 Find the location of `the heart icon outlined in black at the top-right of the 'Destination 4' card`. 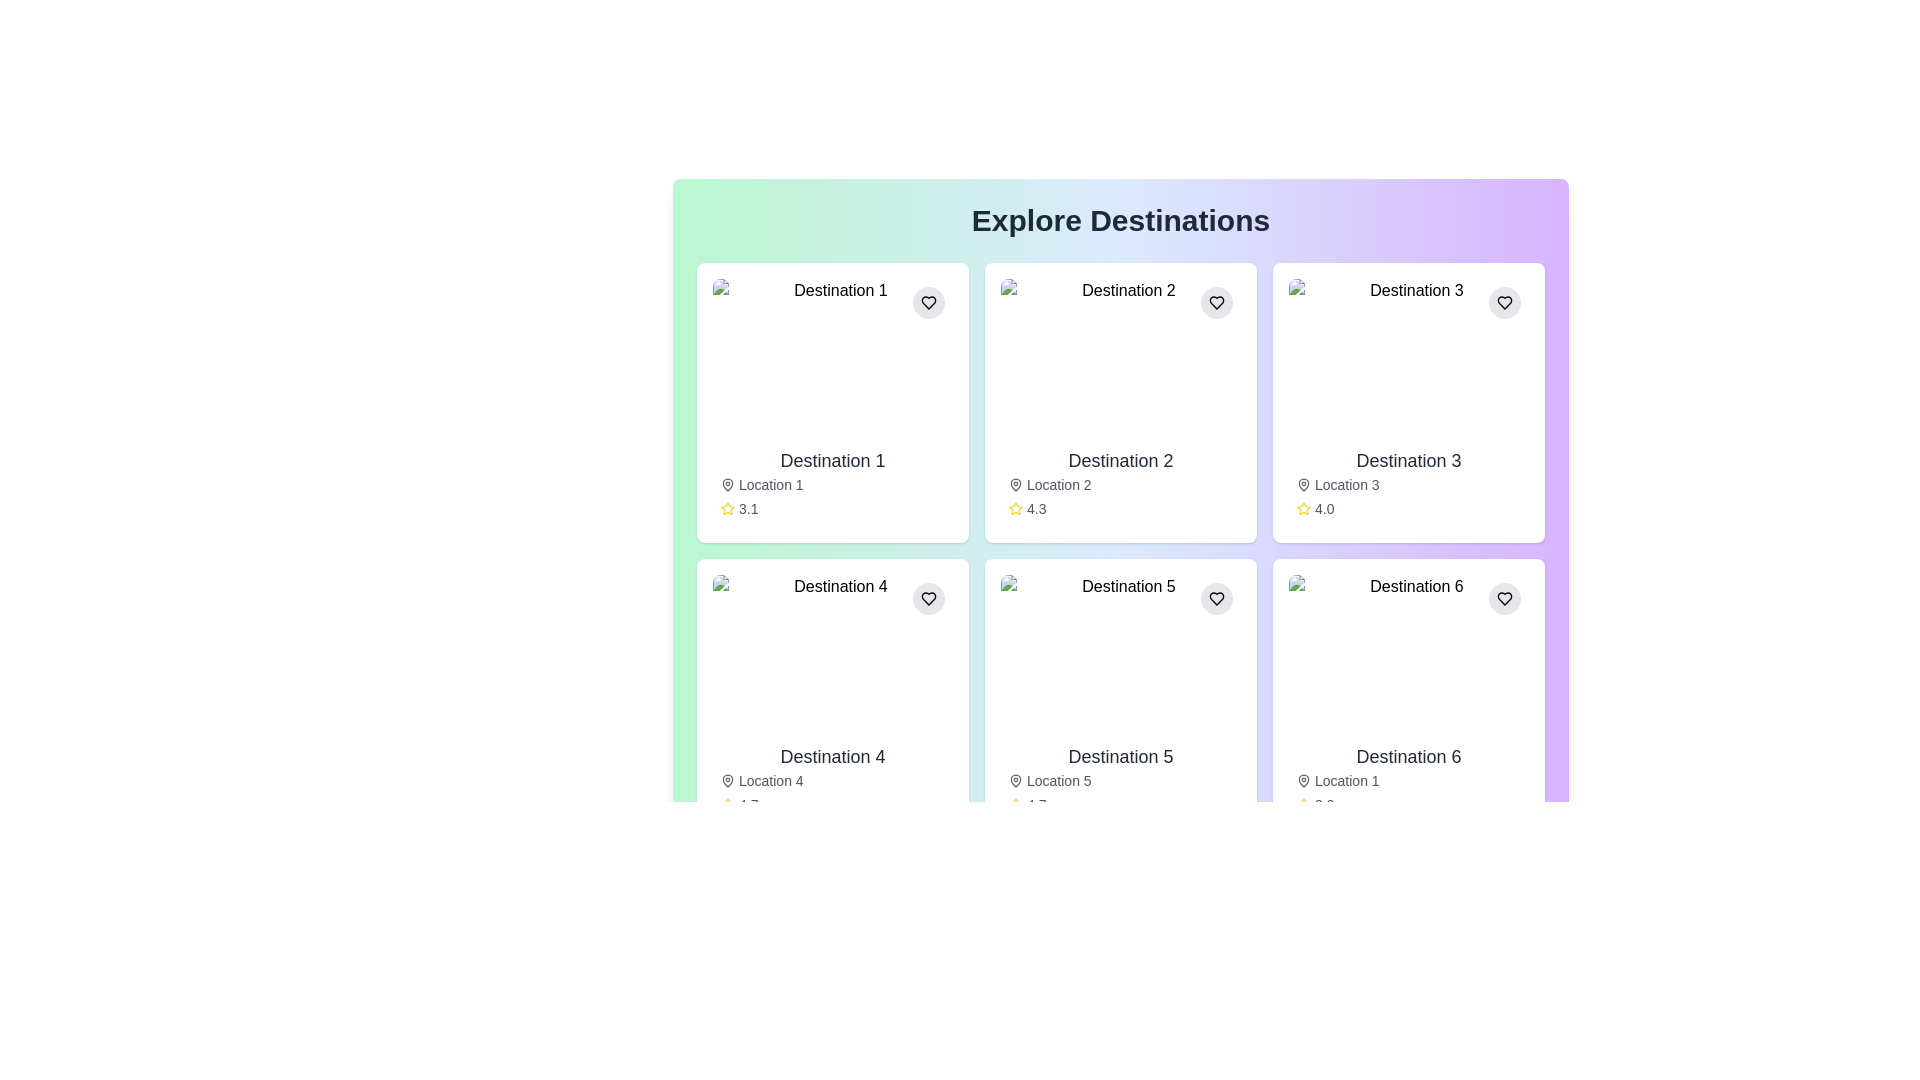

the heart icon outlined in black at the top-right of the 'Destination 4' card is located at coordinates (928, 597).